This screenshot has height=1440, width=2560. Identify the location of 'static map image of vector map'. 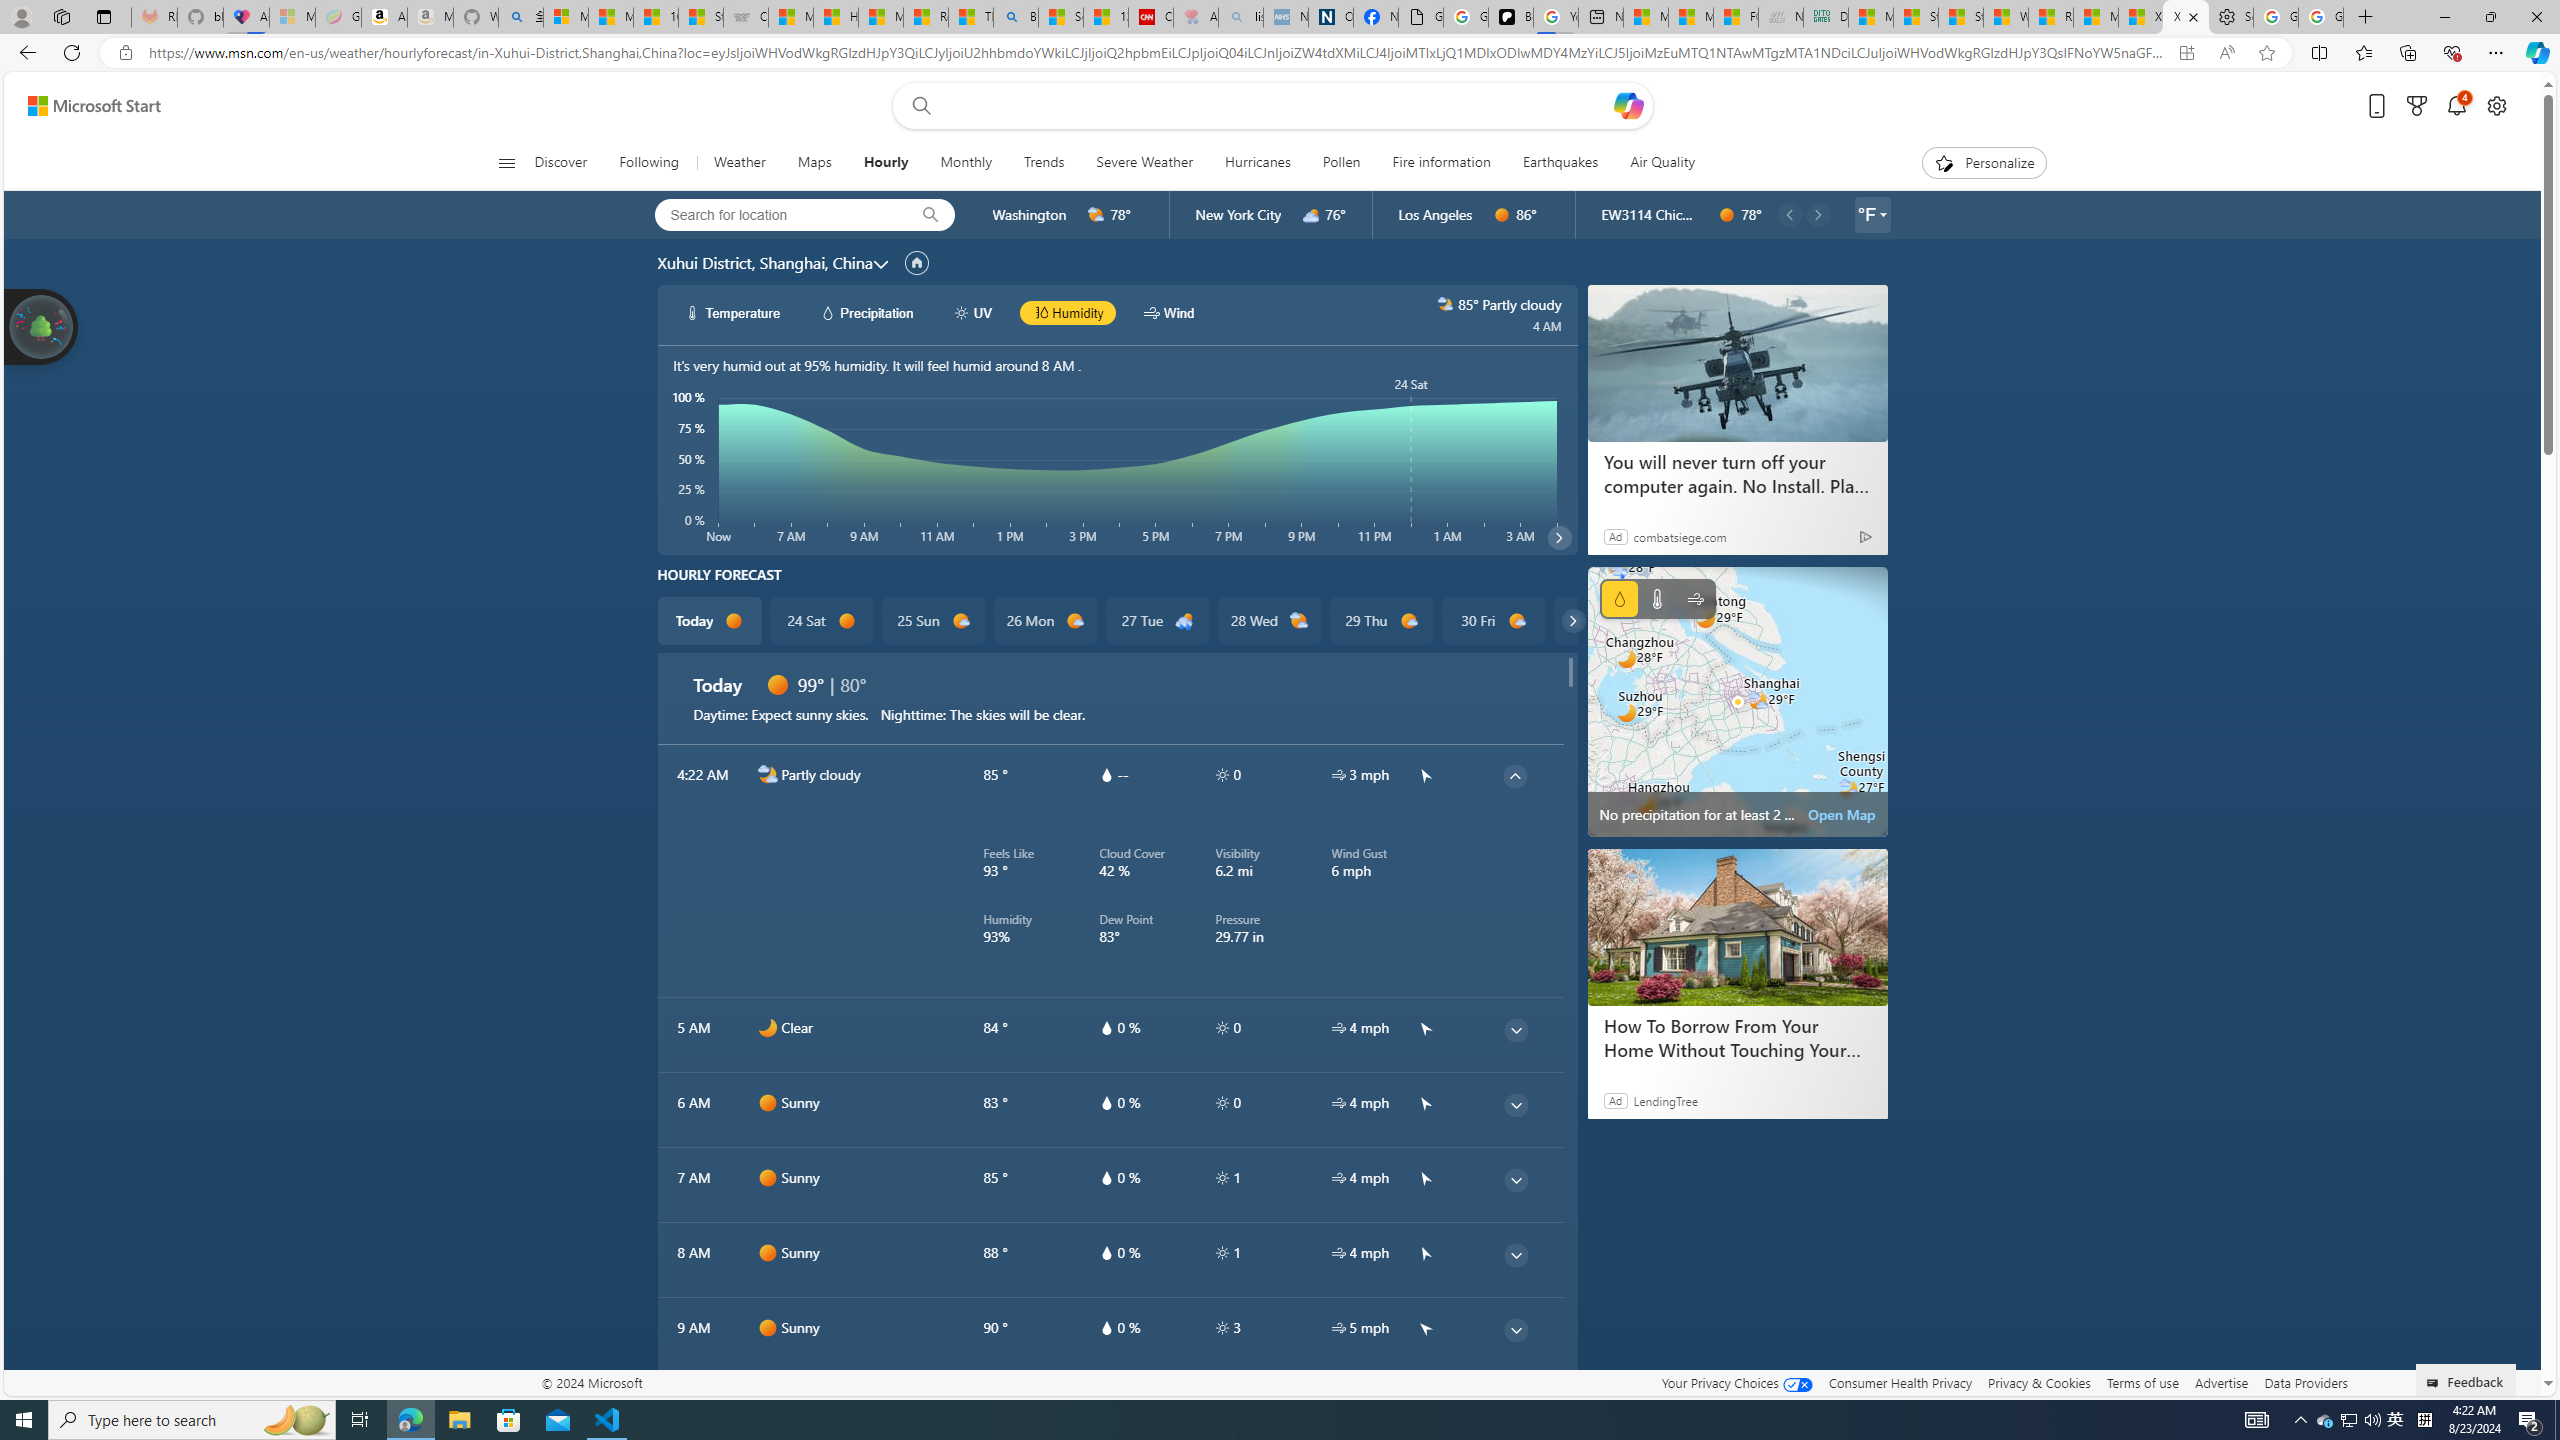
(1737, 701).